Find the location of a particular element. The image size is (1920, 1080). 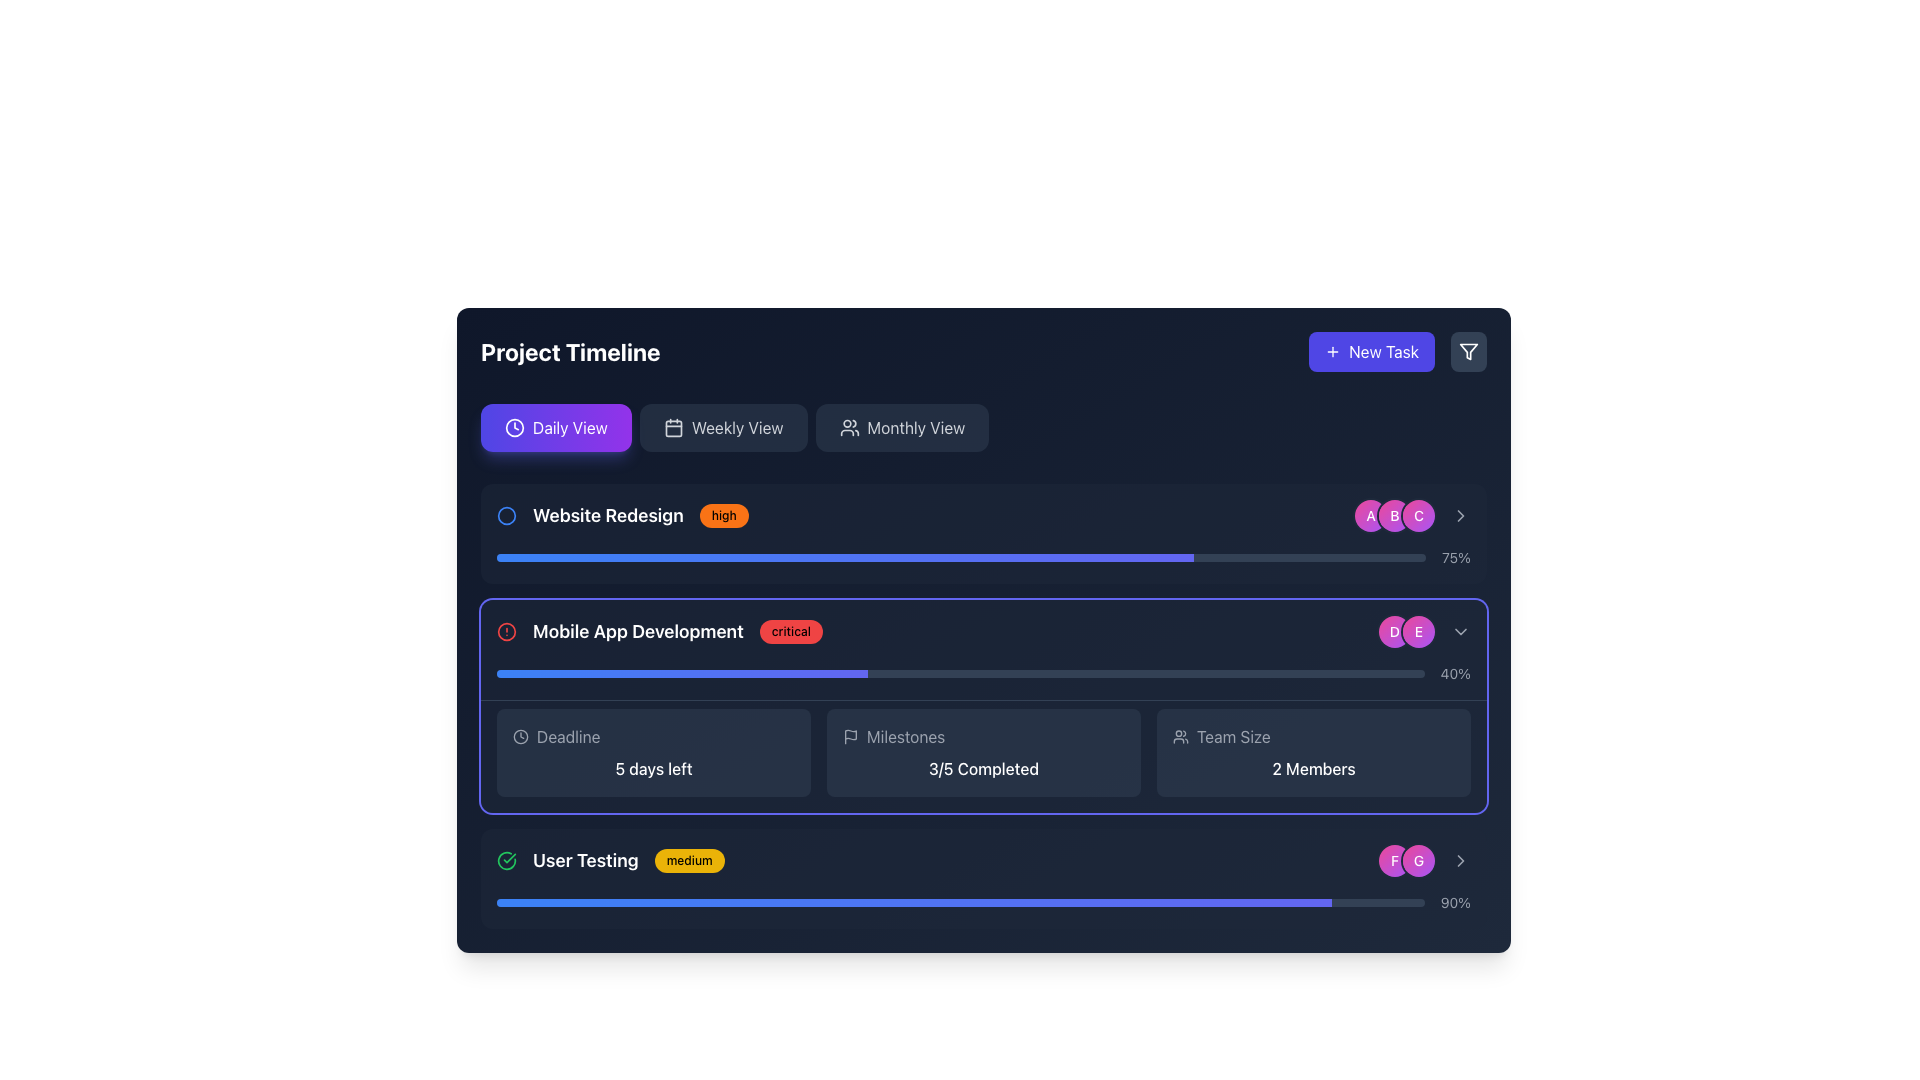

the button that initiates the creation of a new task is located at coordinates (1371, 350).